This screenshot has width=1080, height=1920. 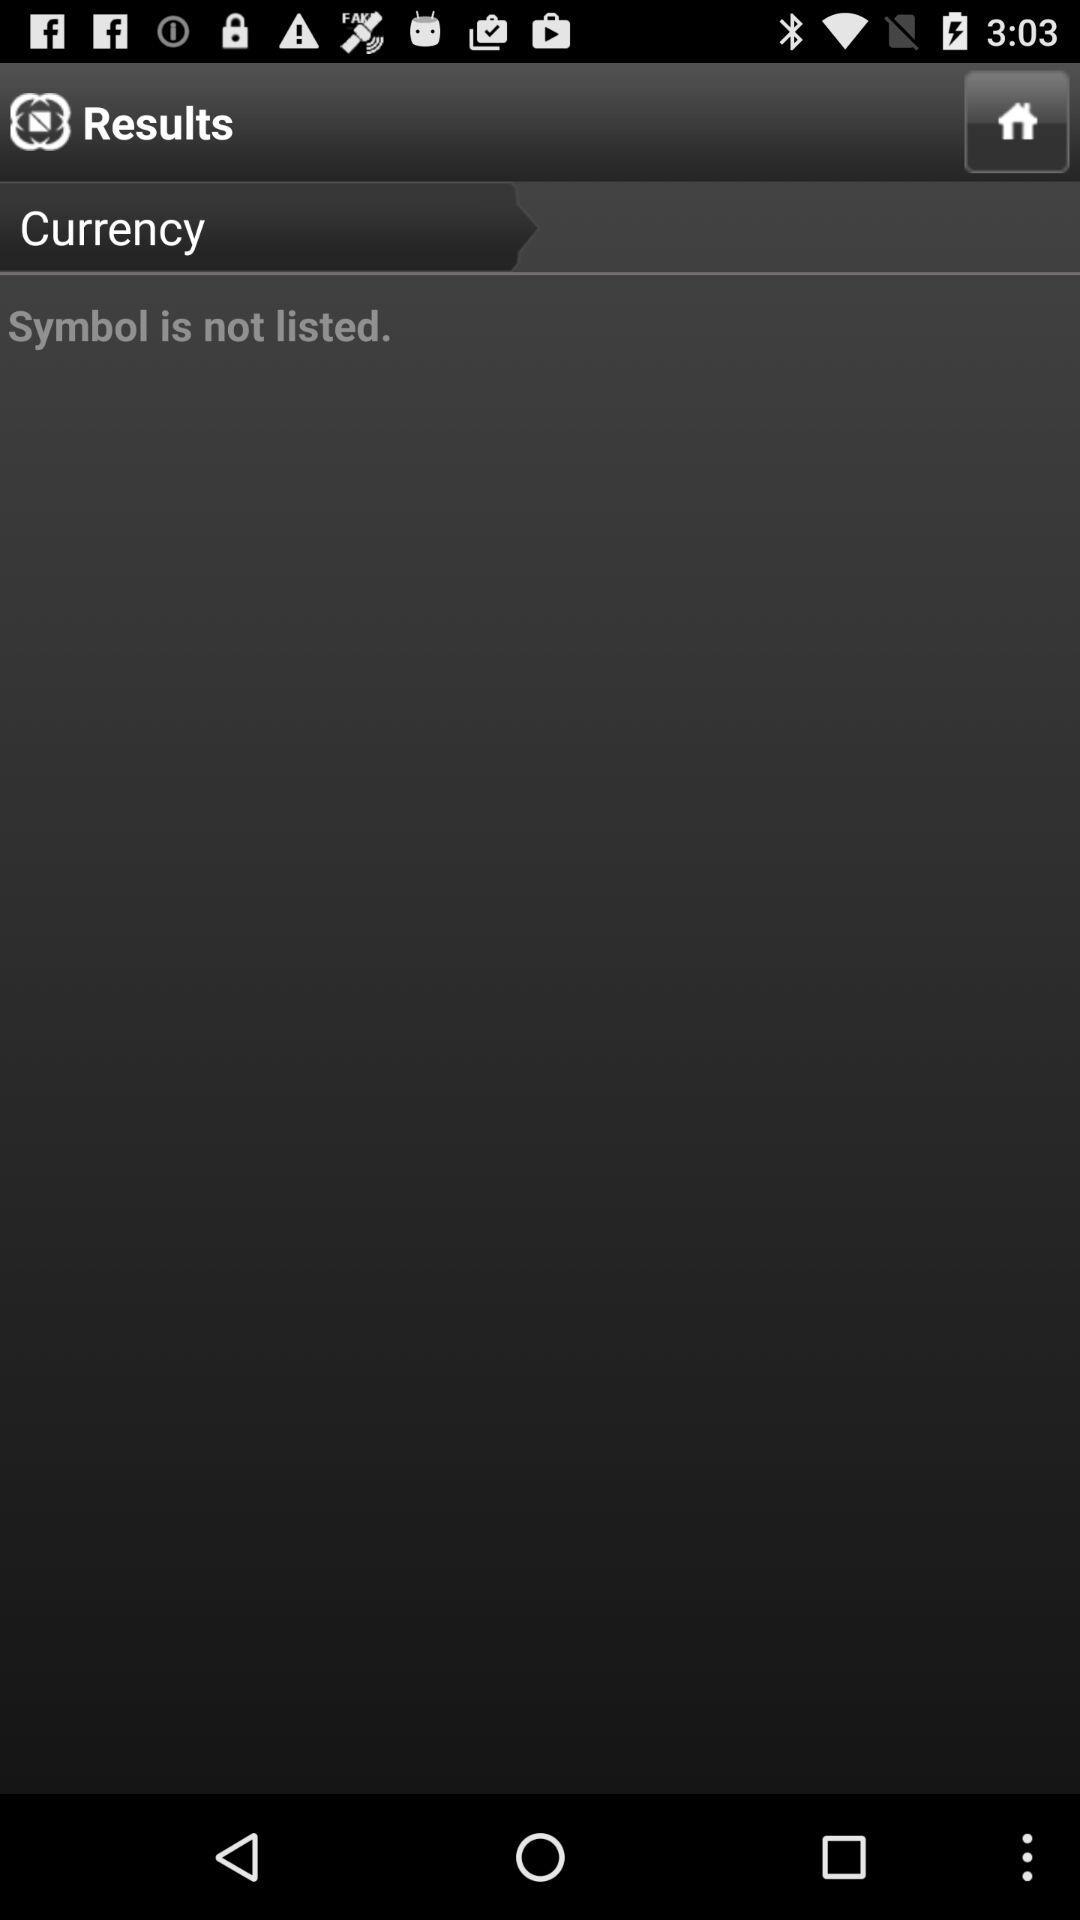 What do you see at coordinates (1017, 120) in the screenshot?
I see `go home option` at bounding box center [1017, 120].